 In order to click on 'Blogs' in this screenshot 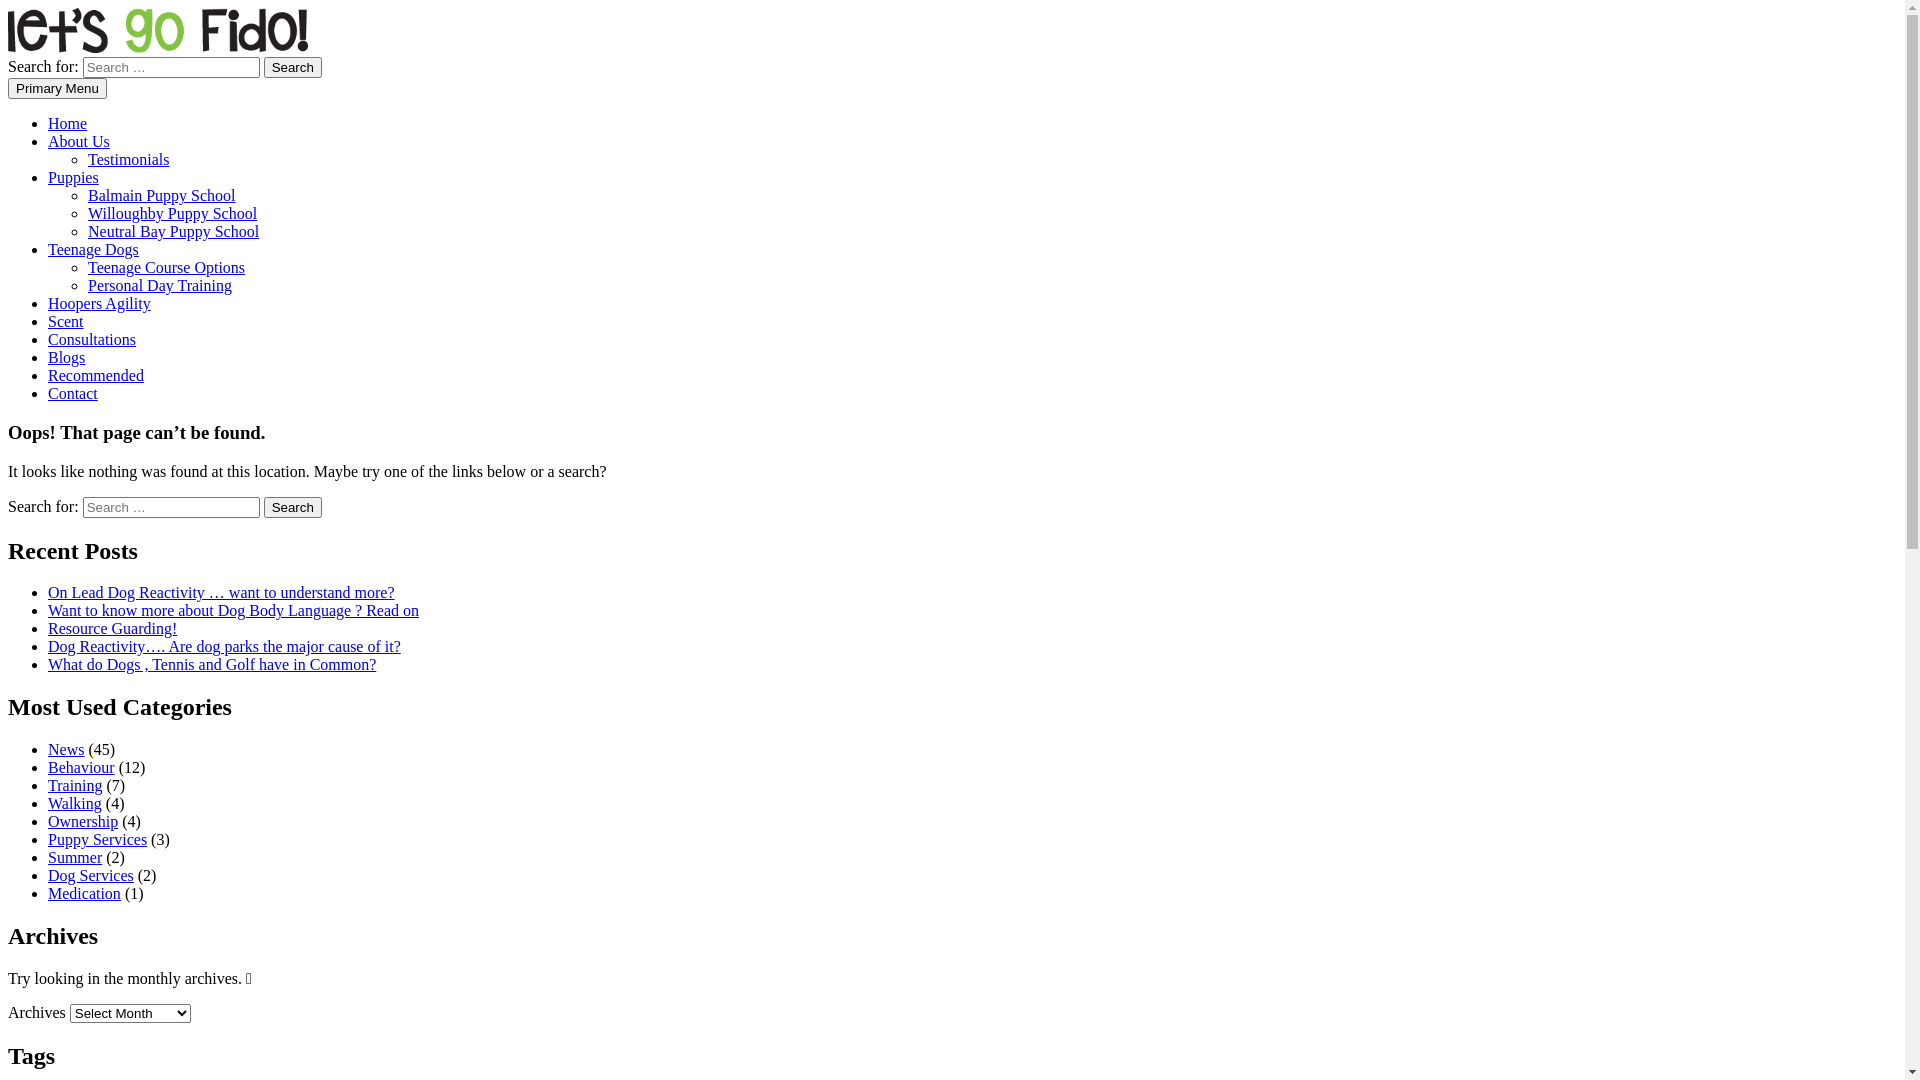, I will do `click(66, 356)`.